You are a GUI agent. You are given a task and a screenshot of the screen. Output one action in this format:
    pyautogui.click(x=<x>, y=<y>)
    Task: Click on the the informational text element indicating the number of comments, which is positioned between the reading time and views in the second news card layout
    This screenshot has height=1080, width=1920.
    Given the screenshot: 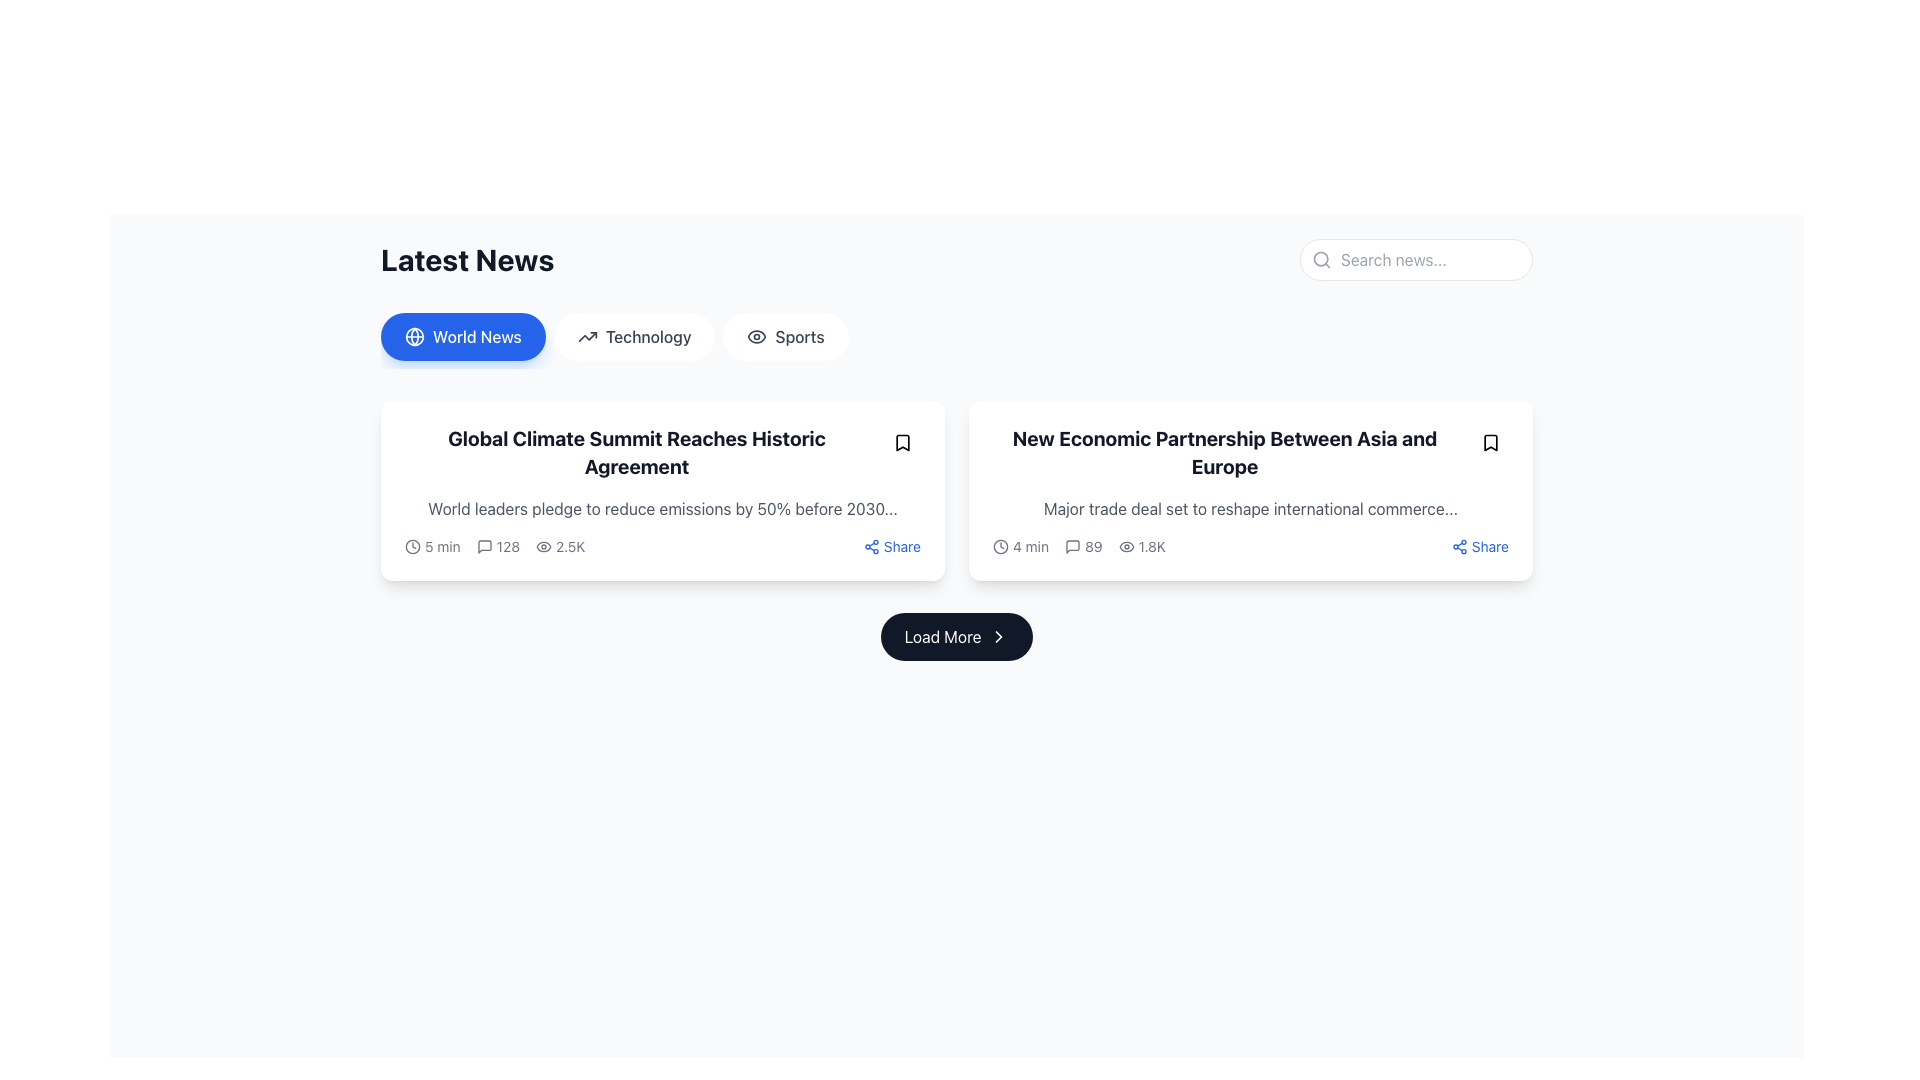 What is the action you would take?
    pyautogui.click(x=1082, y=547)
    